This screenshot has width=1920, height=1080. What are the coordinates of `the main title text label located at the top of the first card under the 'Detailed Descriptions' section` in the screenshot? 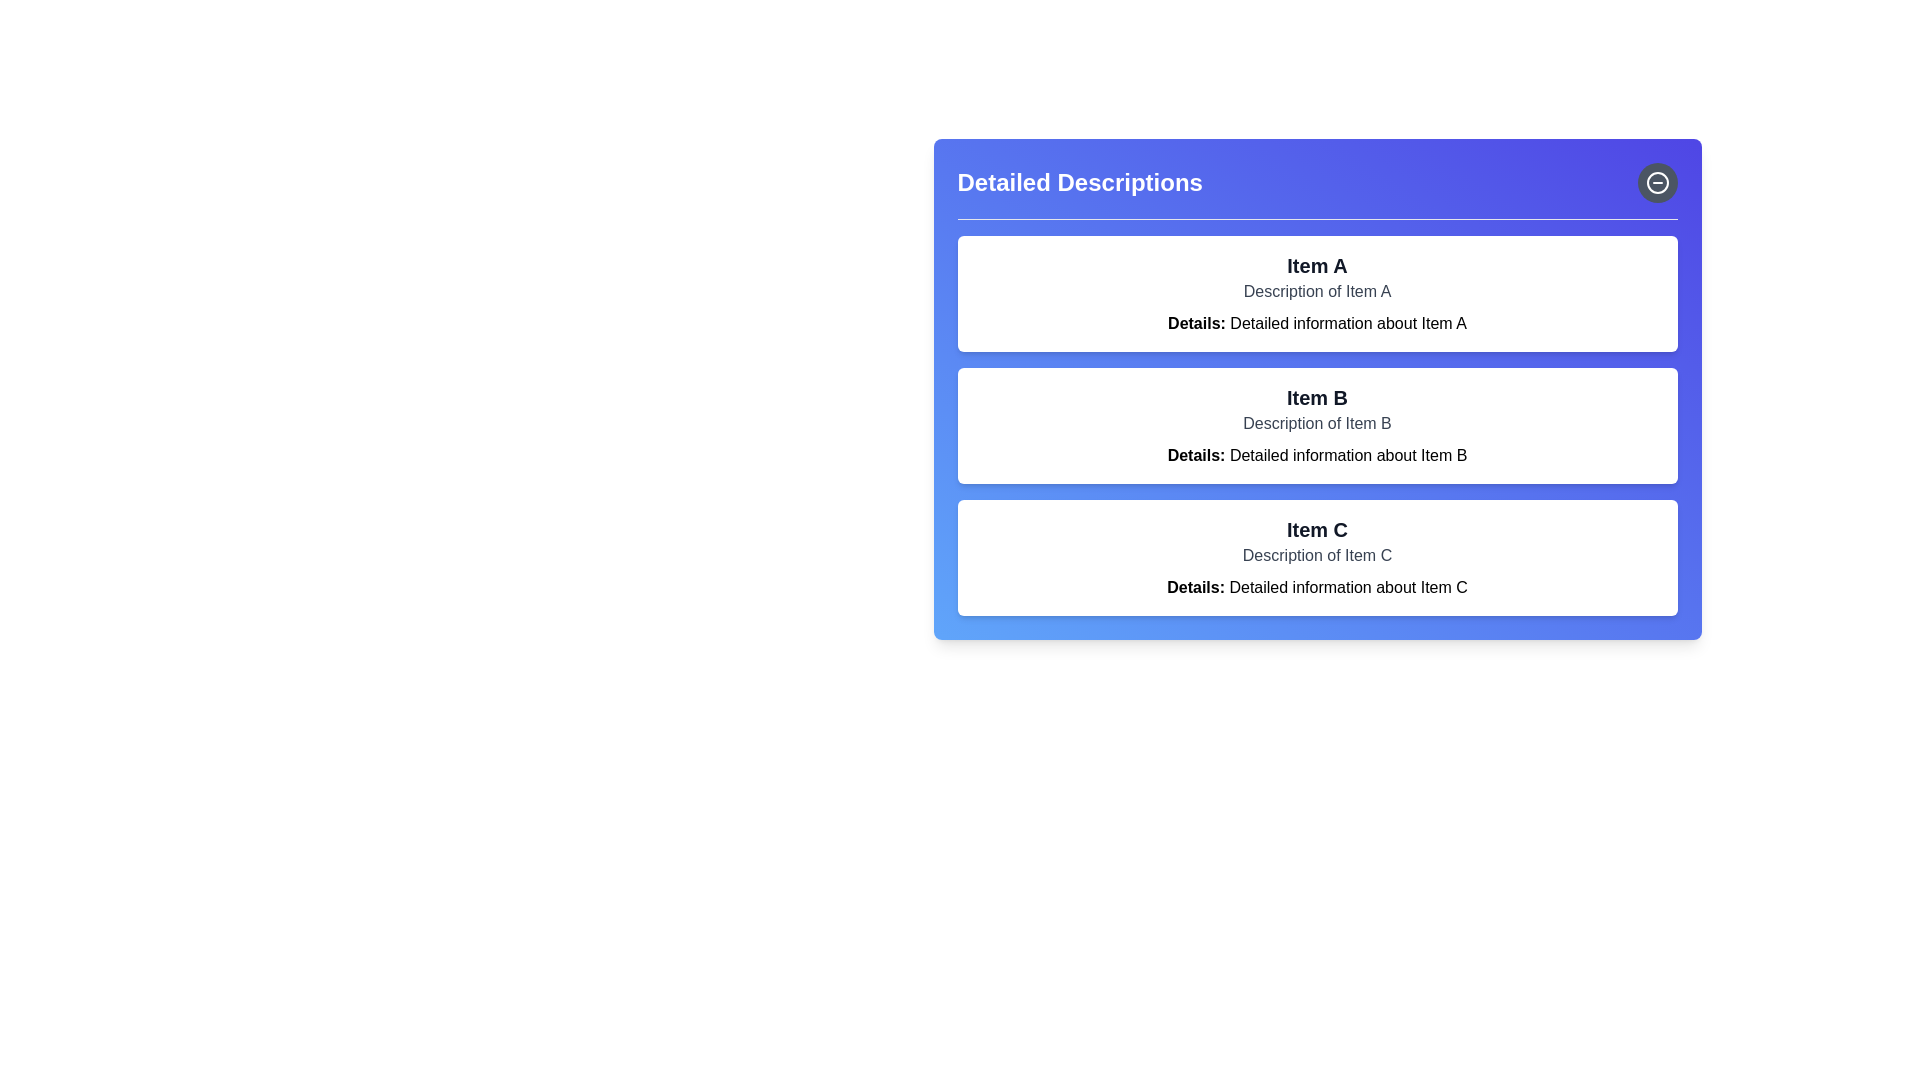 It's located at (1317, 265).